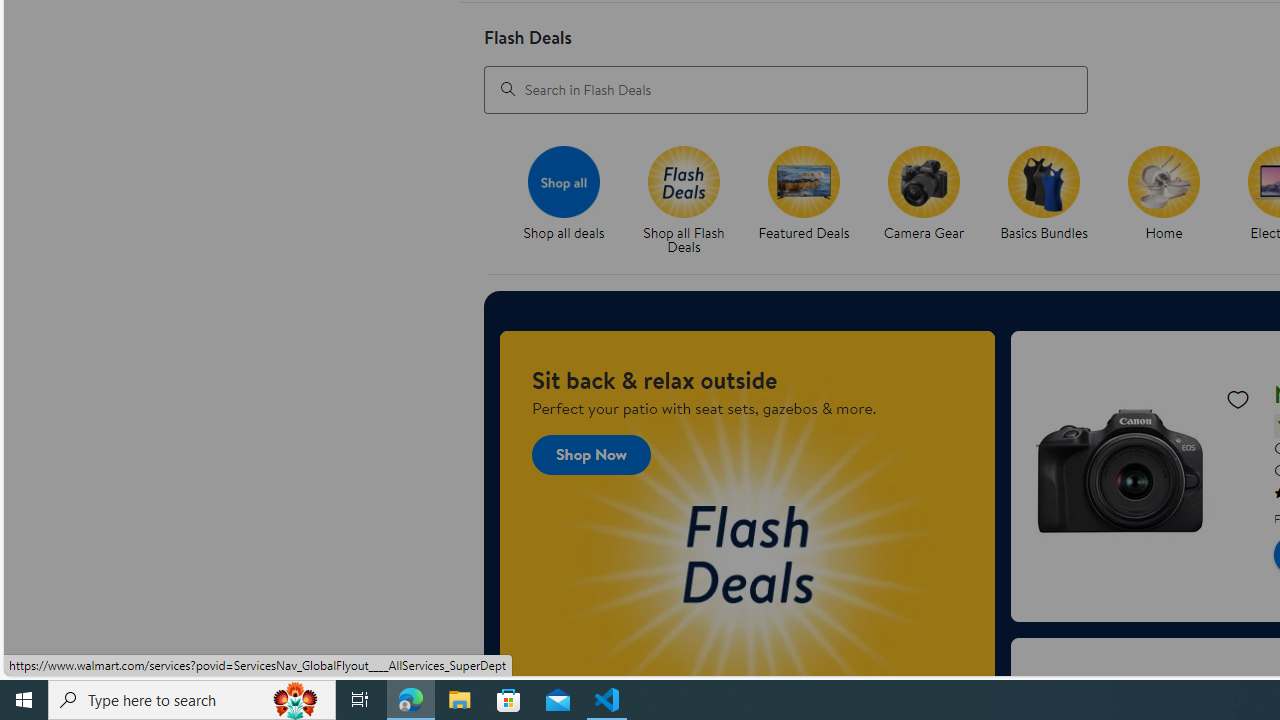  I want to click on 'Basics Bundles', so click(1043, 181).